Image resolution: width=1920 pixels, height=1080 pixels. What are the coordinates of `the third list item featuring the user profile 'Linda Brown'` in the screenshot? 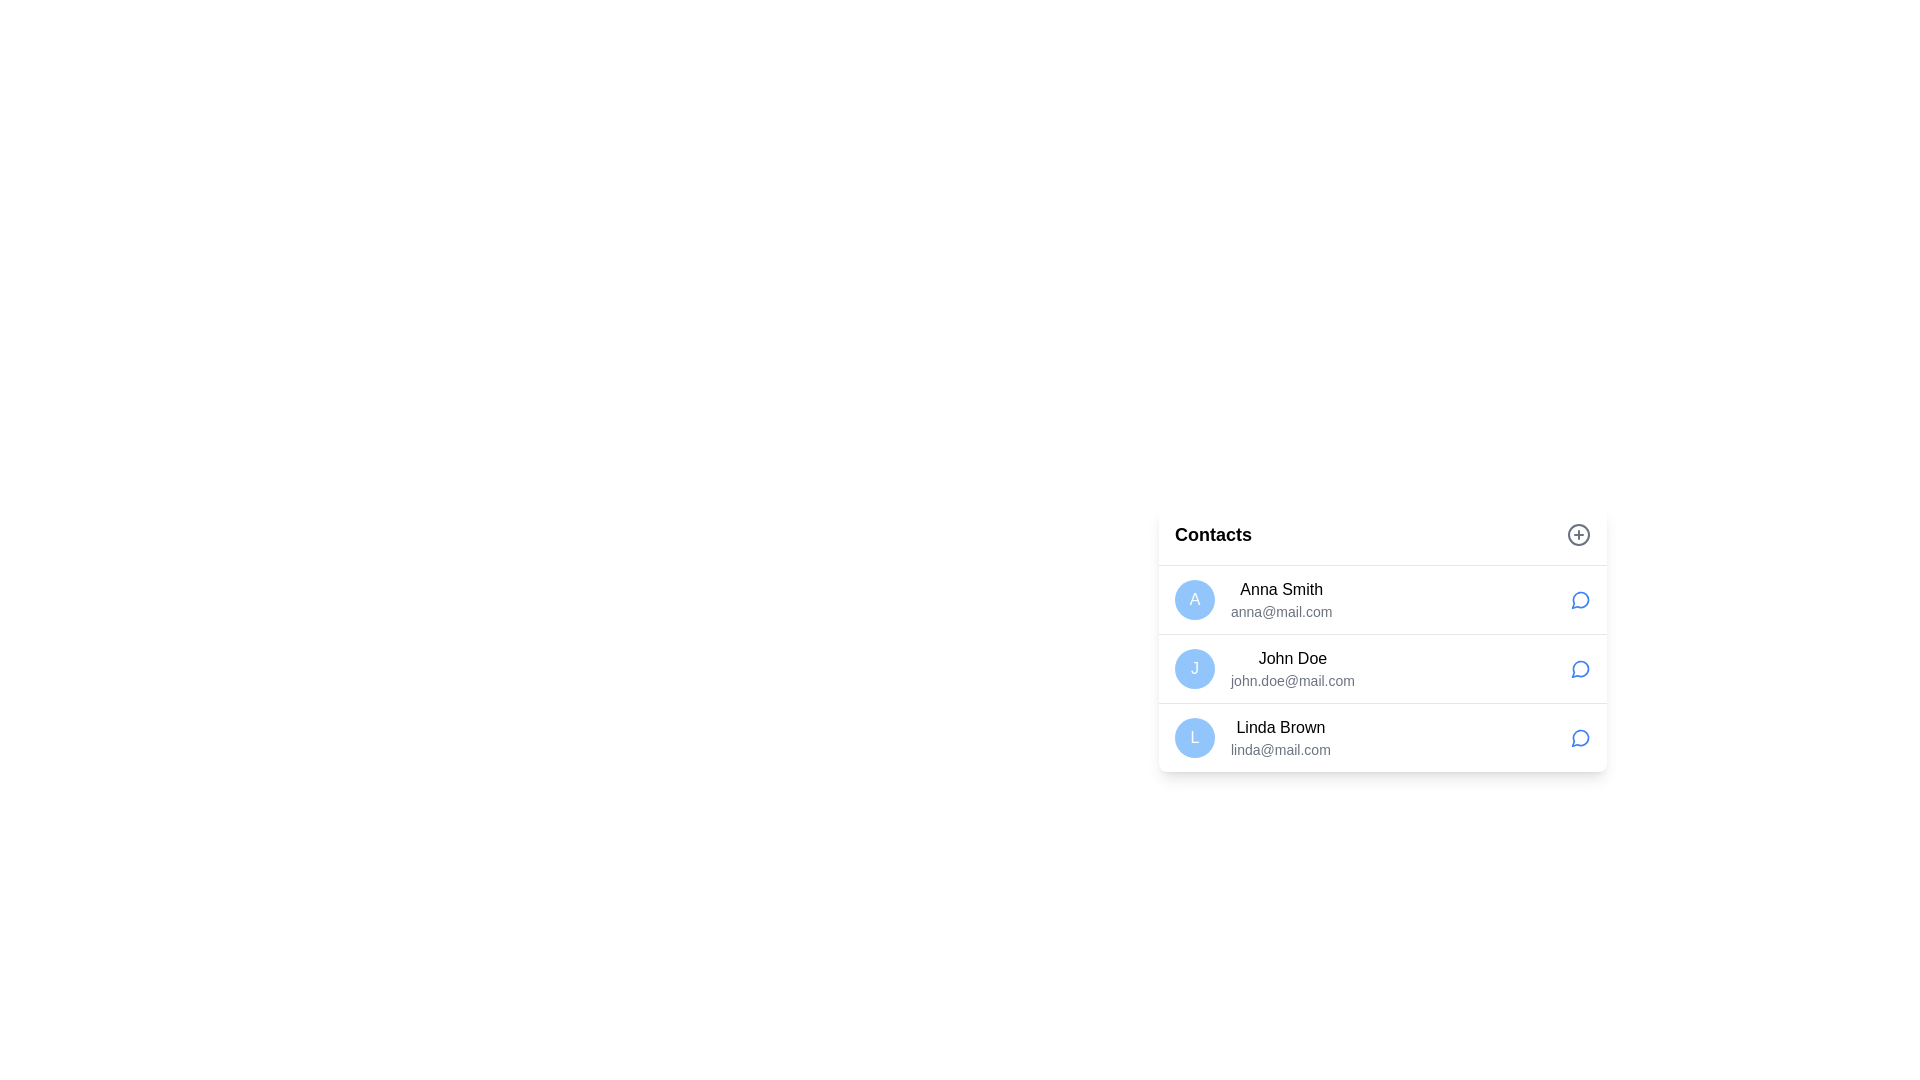 It's located at (1381, 737).